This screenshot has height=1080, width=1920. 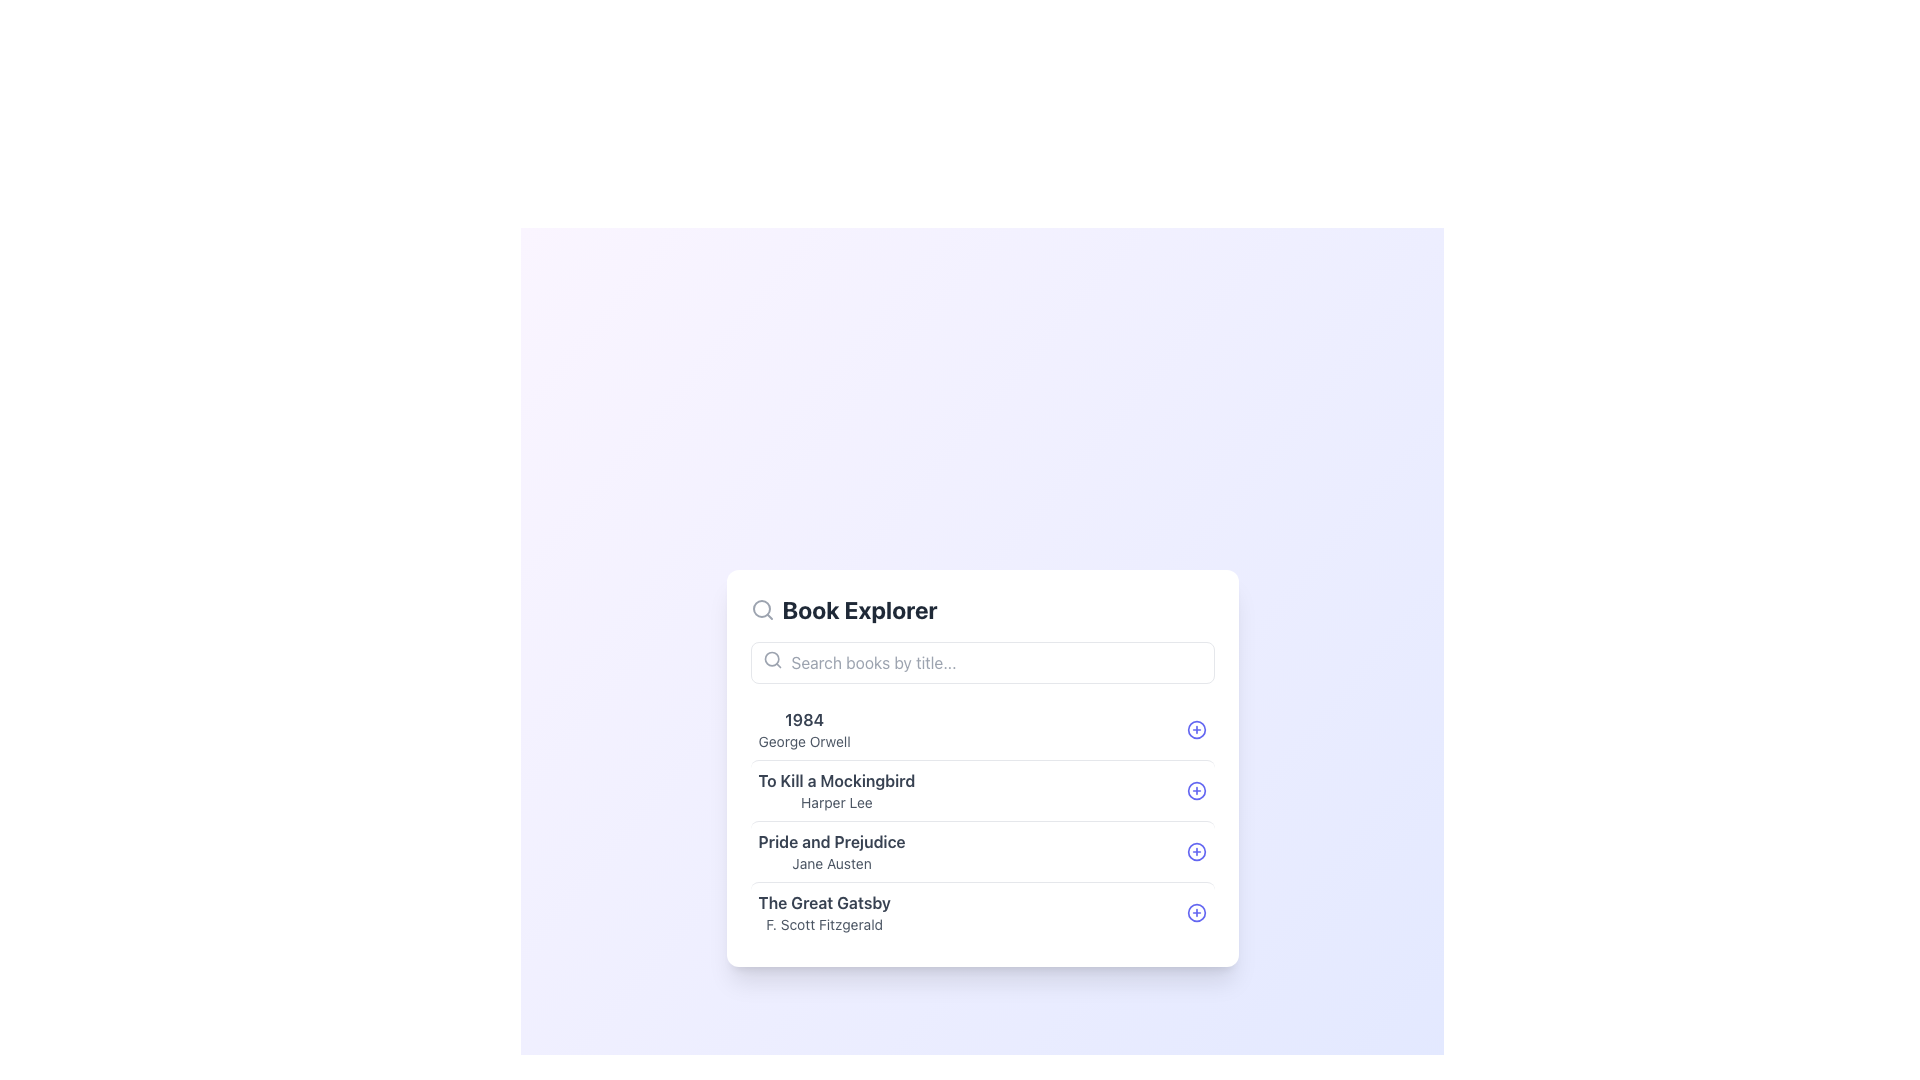 What do you see at coordinates (836, 779) in the screenshot?
I see `the text label displaying the title 'To Kill a Mockingbird' which is bold and dark gray, located in the central list of the 'Book Explorer' section, above the author's name 'Harper Lee'` at bounding box center [836, 779].